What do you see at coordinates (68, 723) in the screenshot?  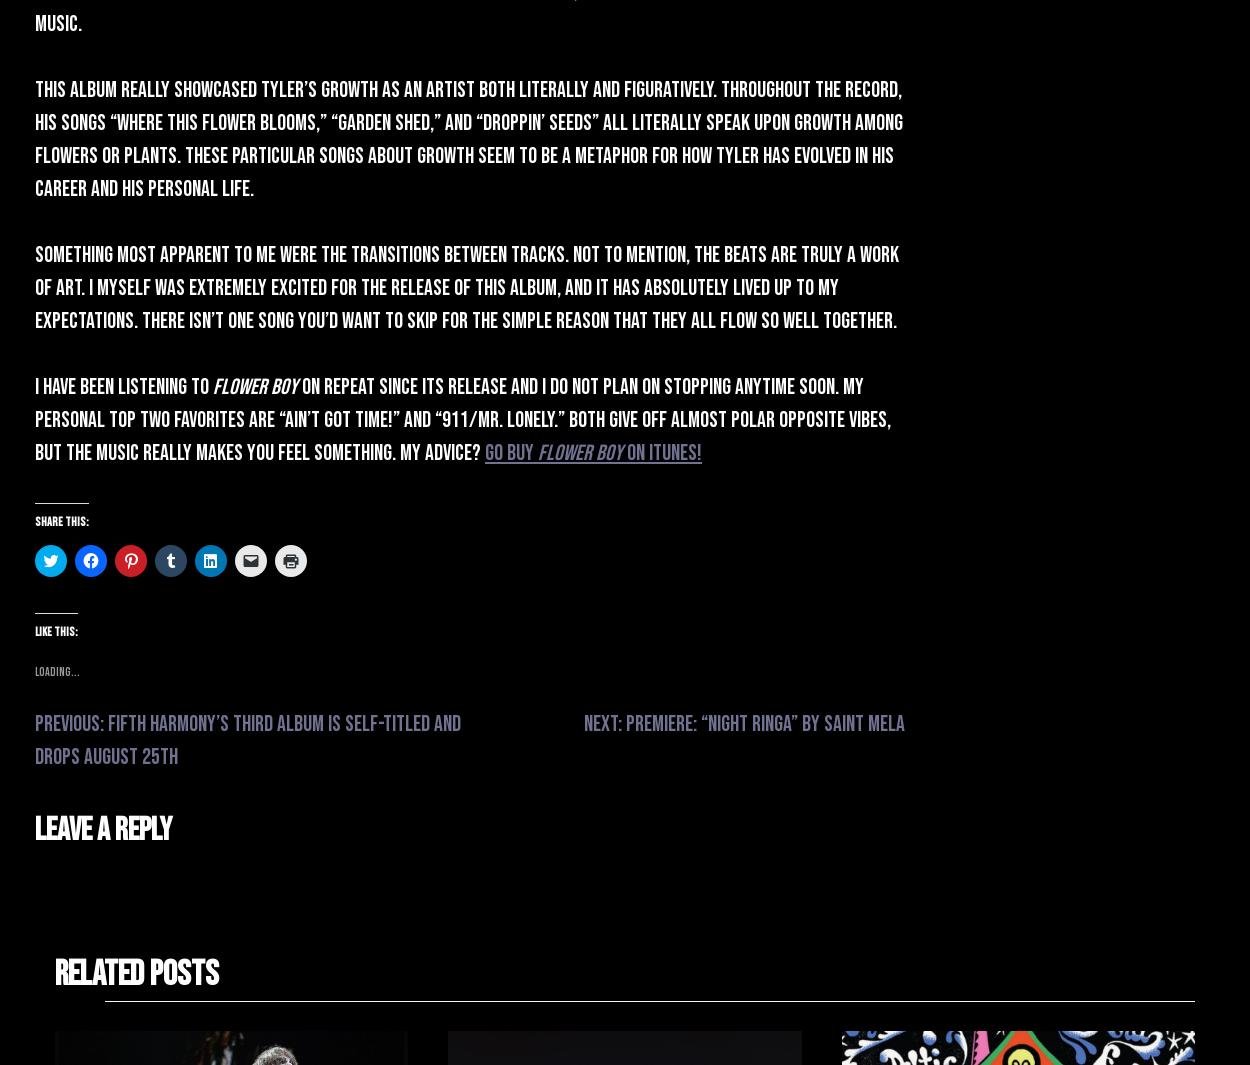 I see `'Previous:'` at bounding box center [68, 723].